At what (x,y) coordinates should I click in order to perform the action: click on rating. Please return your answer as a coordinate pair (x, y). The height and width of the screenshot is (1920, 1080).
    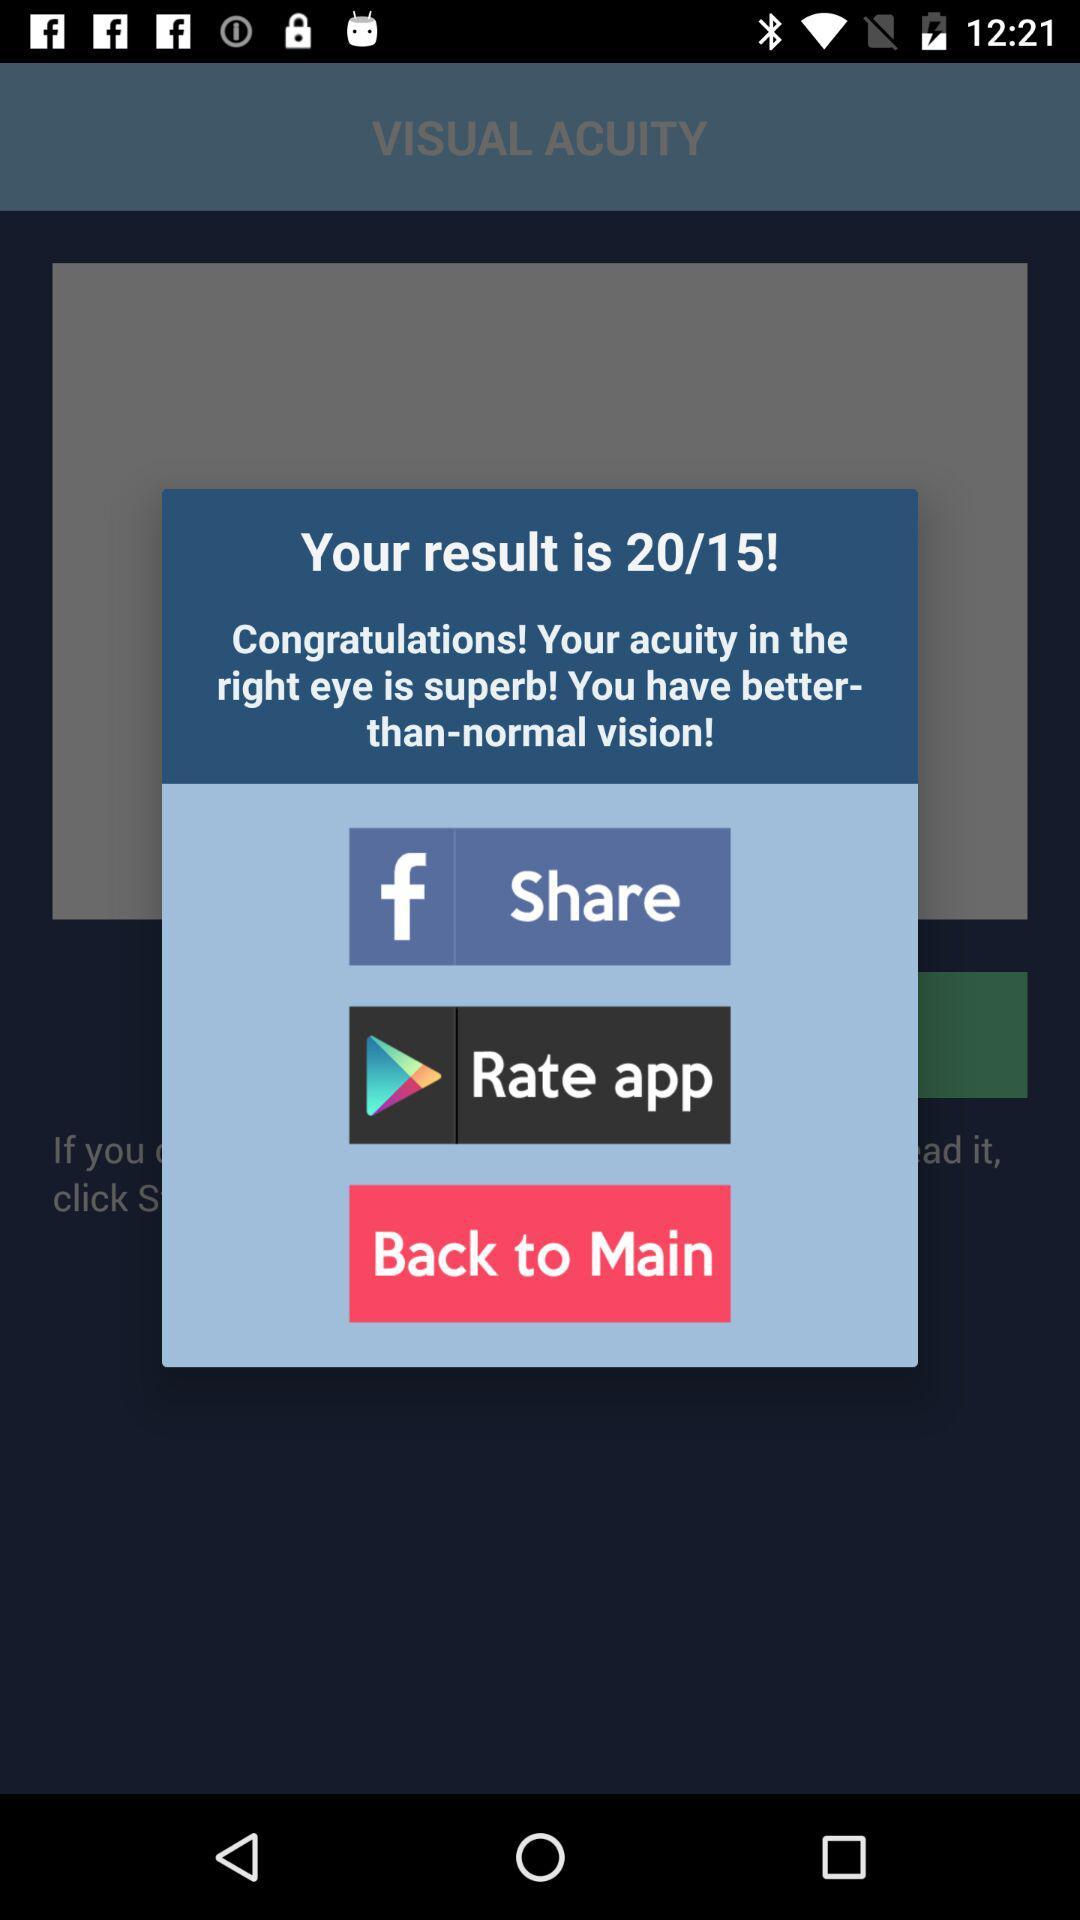
    Looking at the image, I should click on (538, 1074).